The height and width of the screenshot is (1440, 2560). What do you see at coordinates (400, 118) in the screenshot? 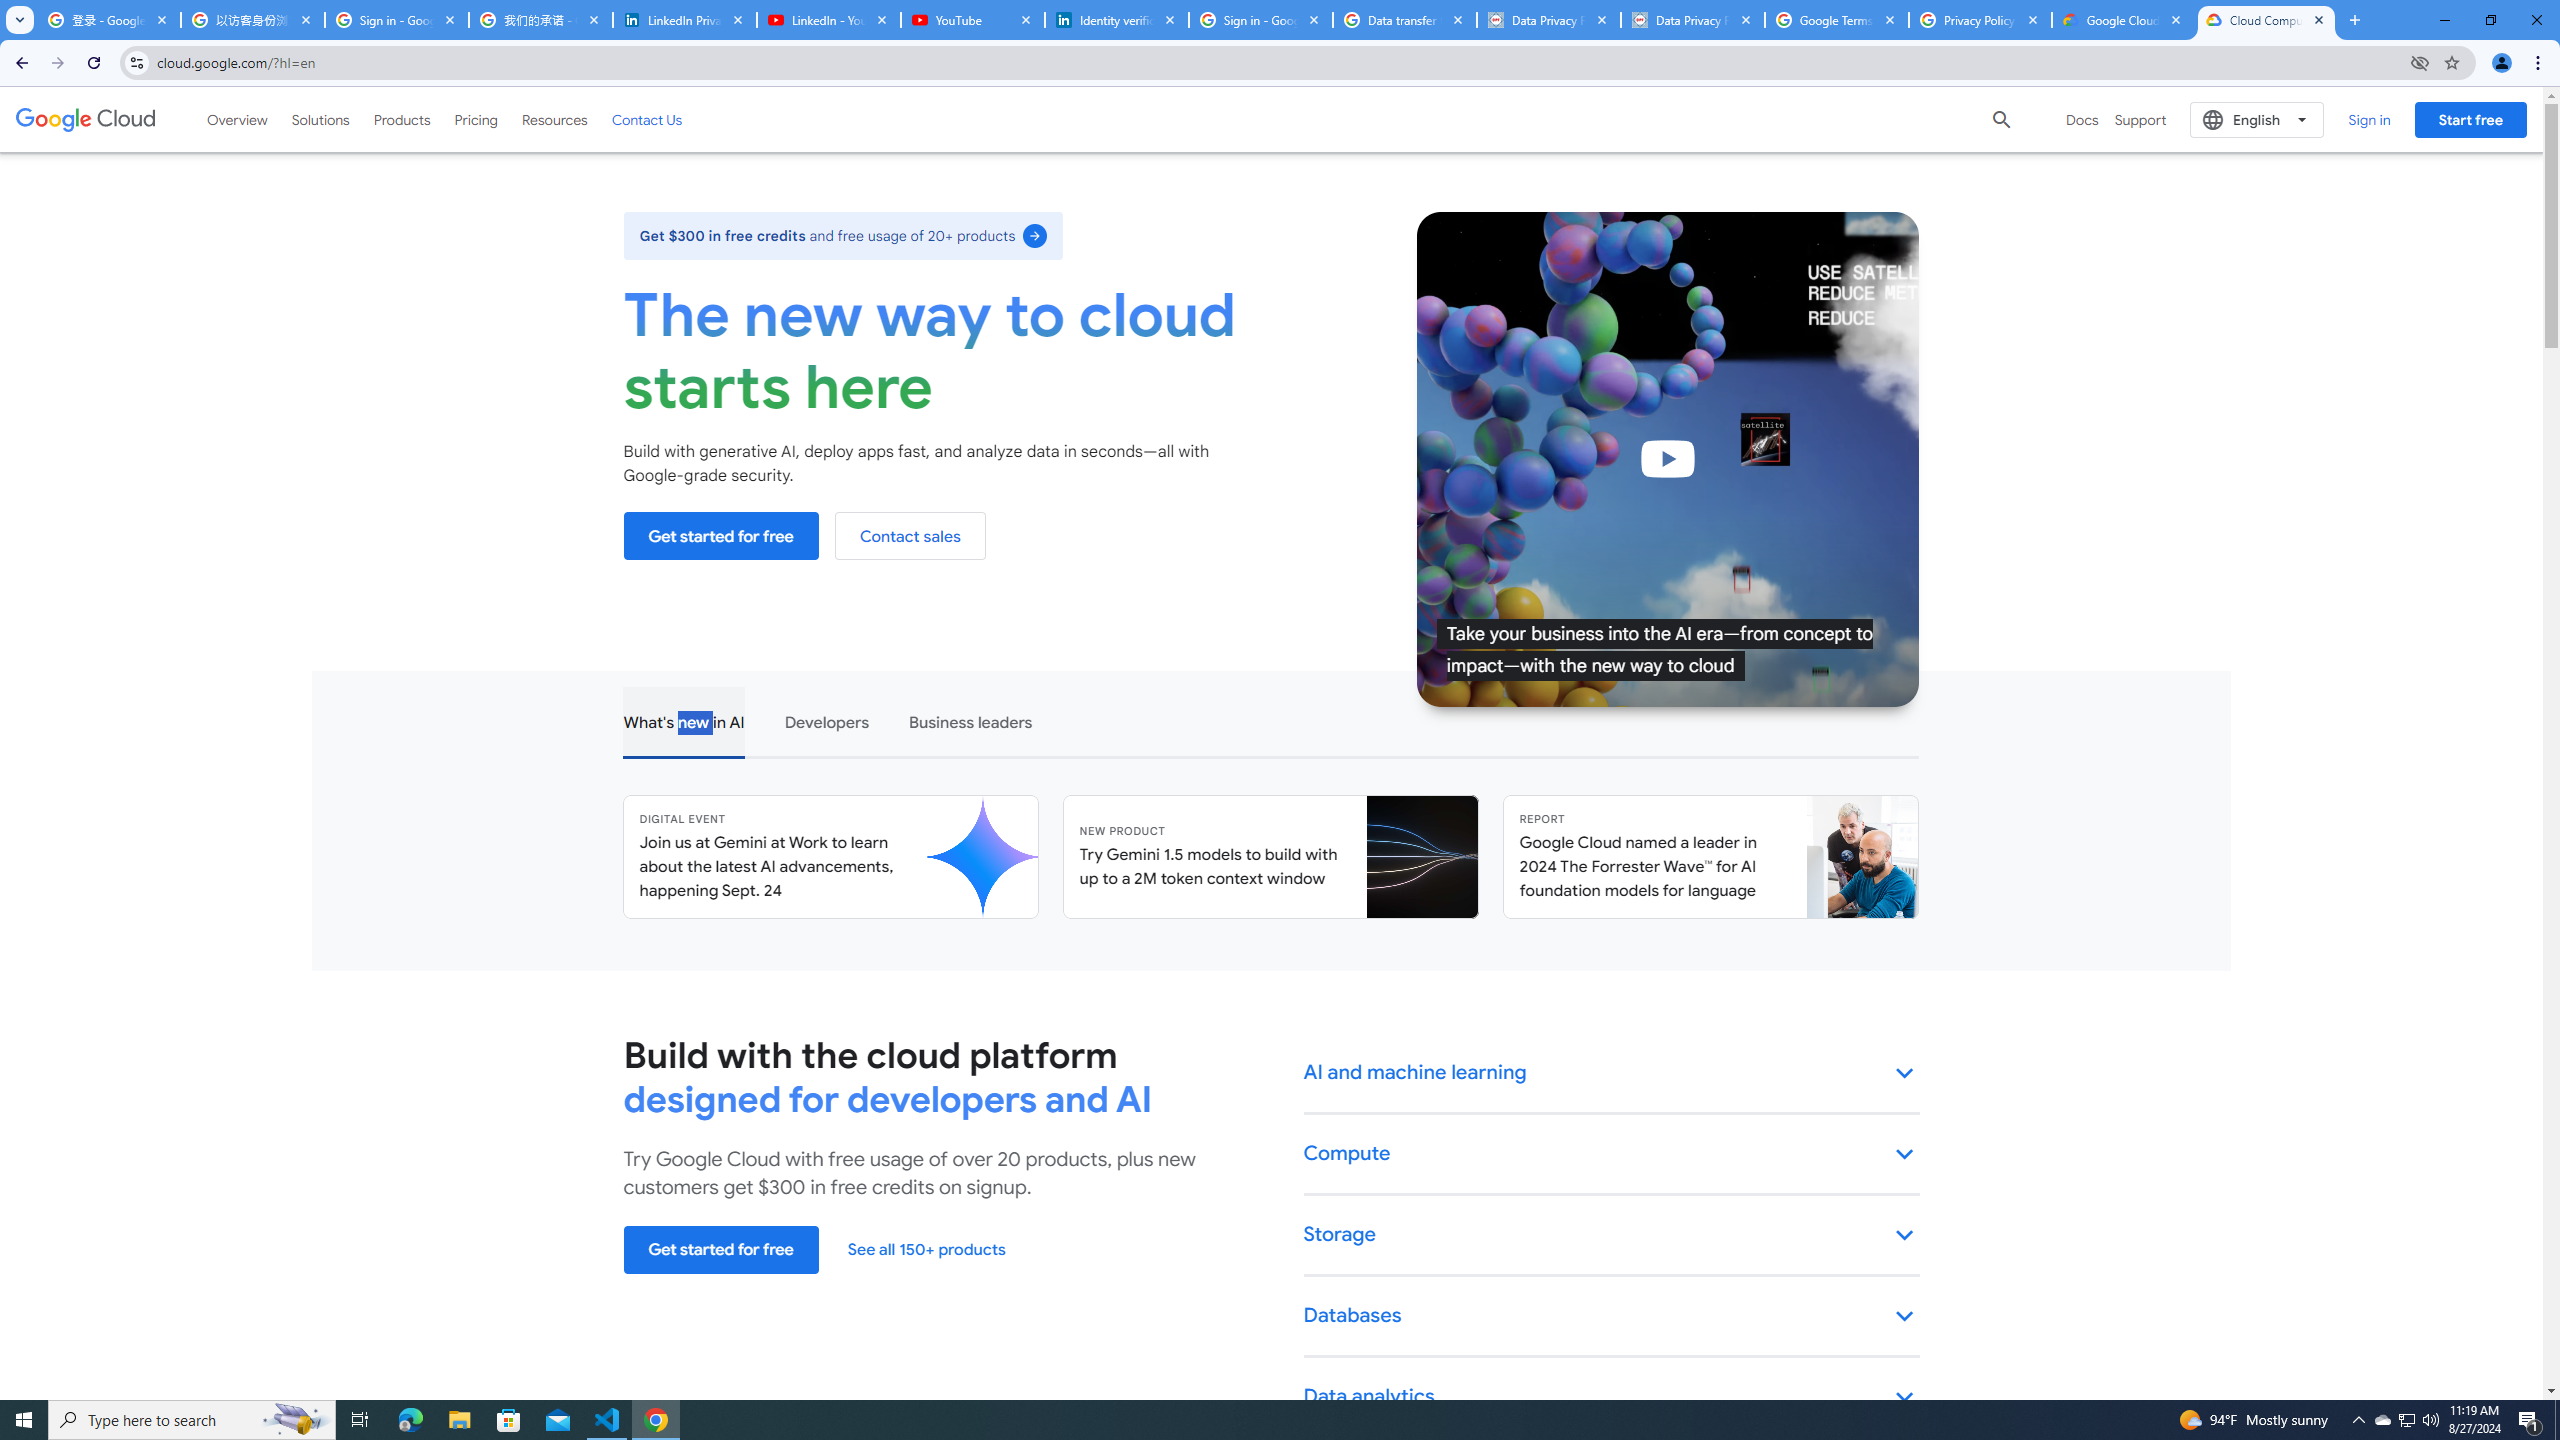
I see `'Products'` at bounding box center [400, 118].